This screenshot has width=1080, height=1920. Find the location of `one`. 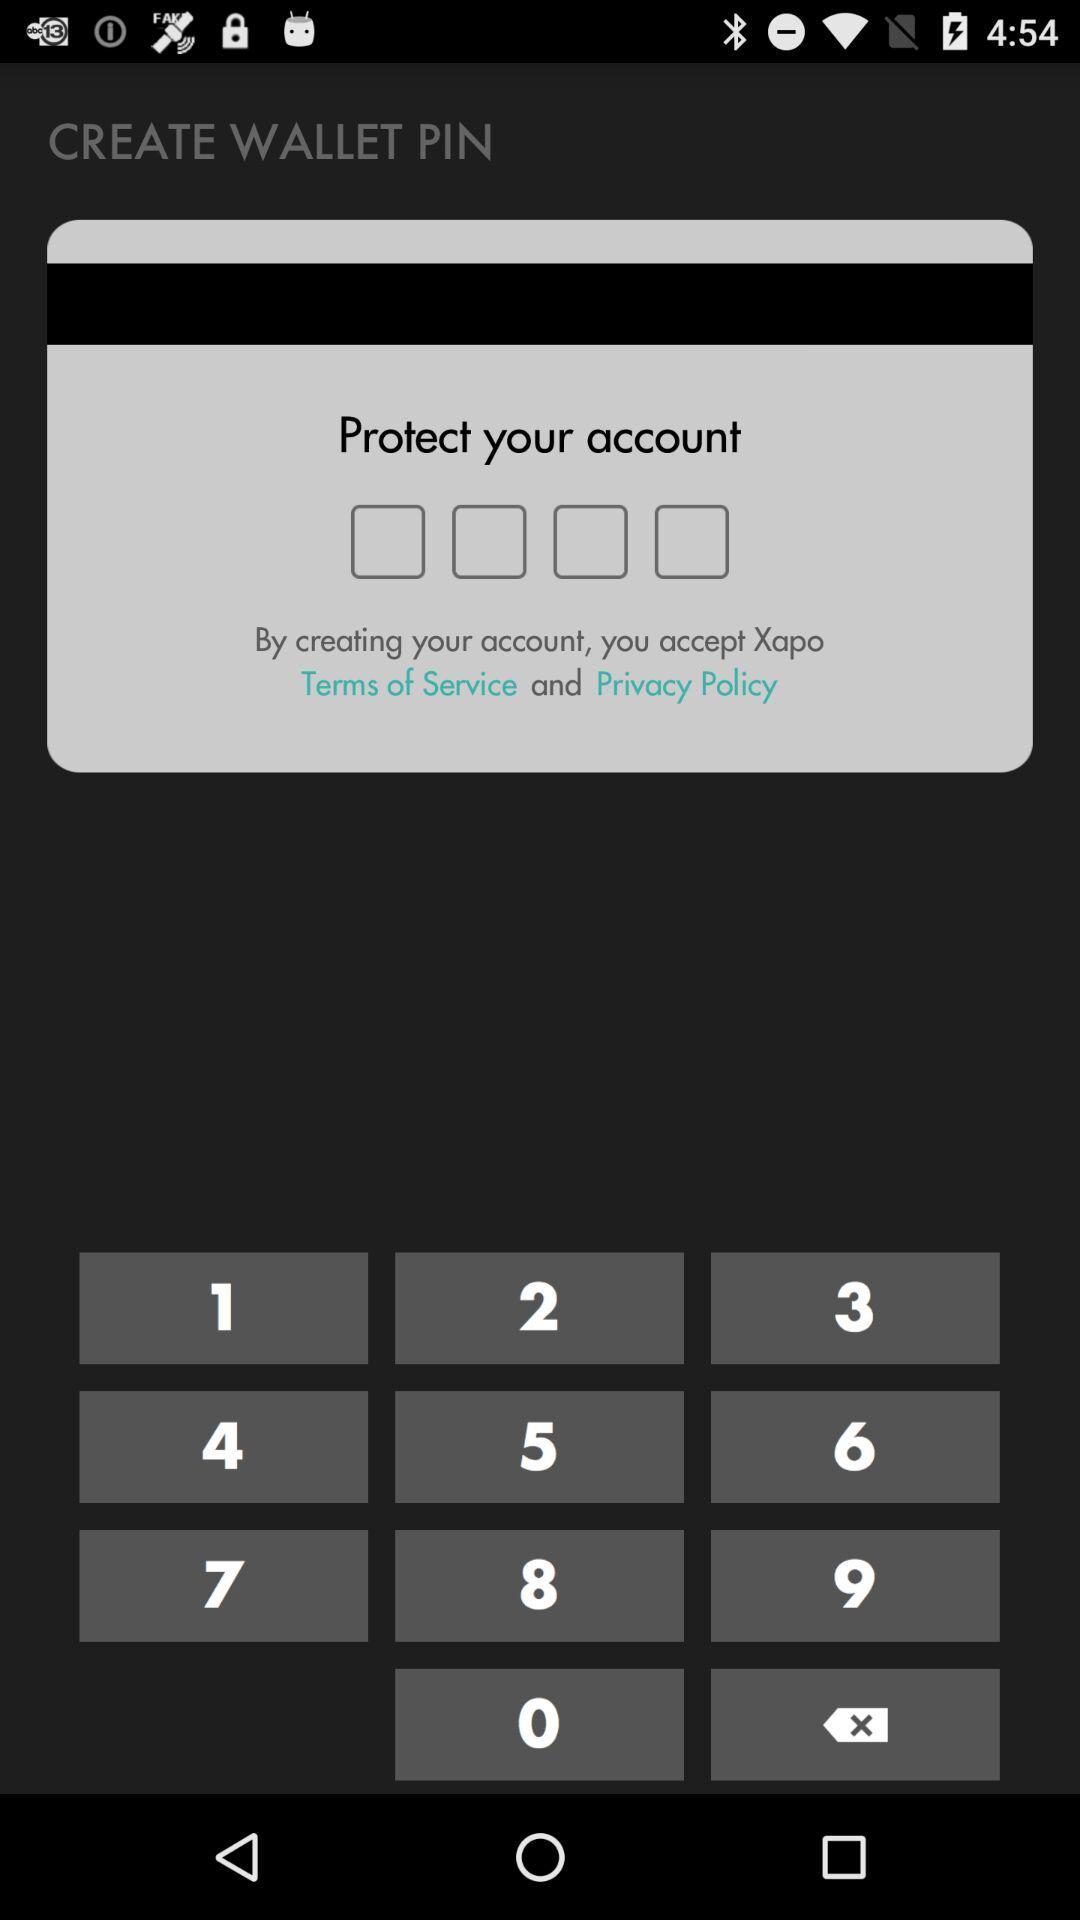

one is located at coordinates (223, 1308).